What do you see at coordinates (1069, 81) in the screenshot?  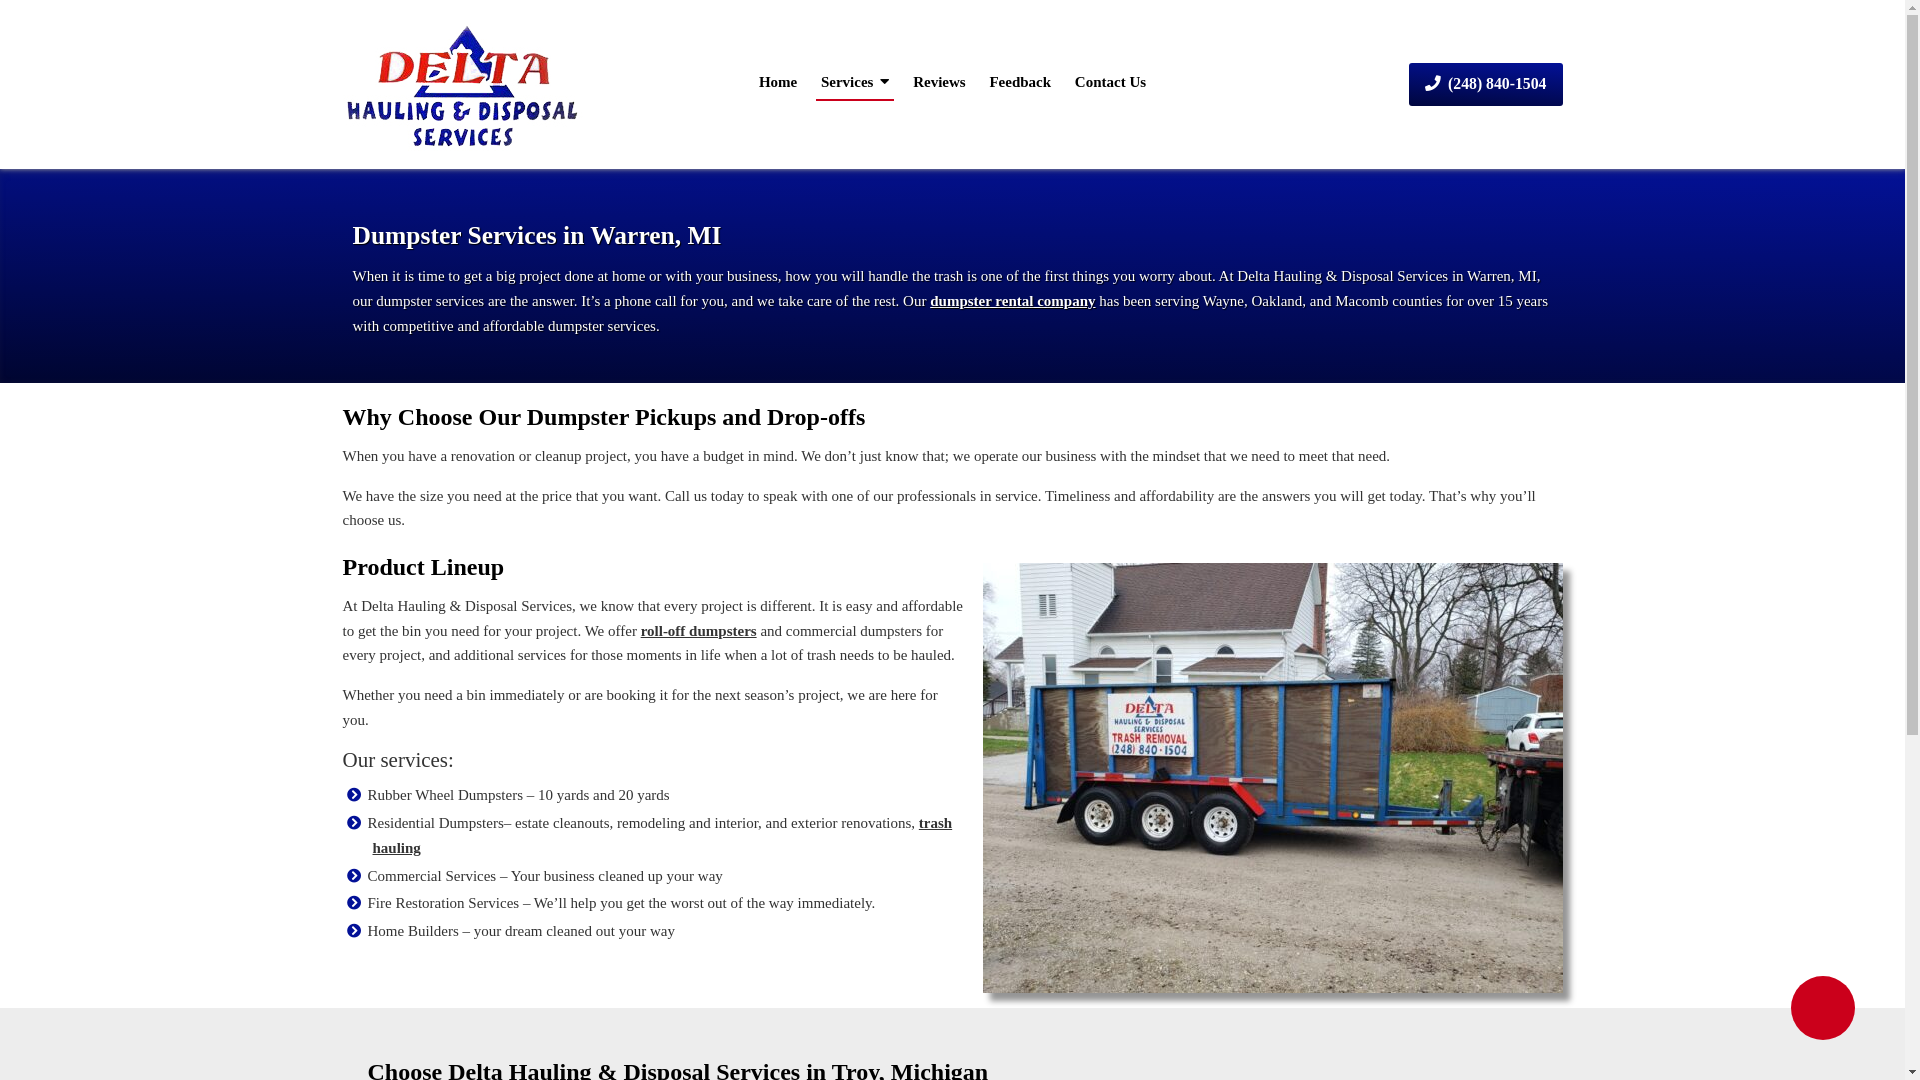 I see `'Contact Us'` at bounding box center [1069, 81].